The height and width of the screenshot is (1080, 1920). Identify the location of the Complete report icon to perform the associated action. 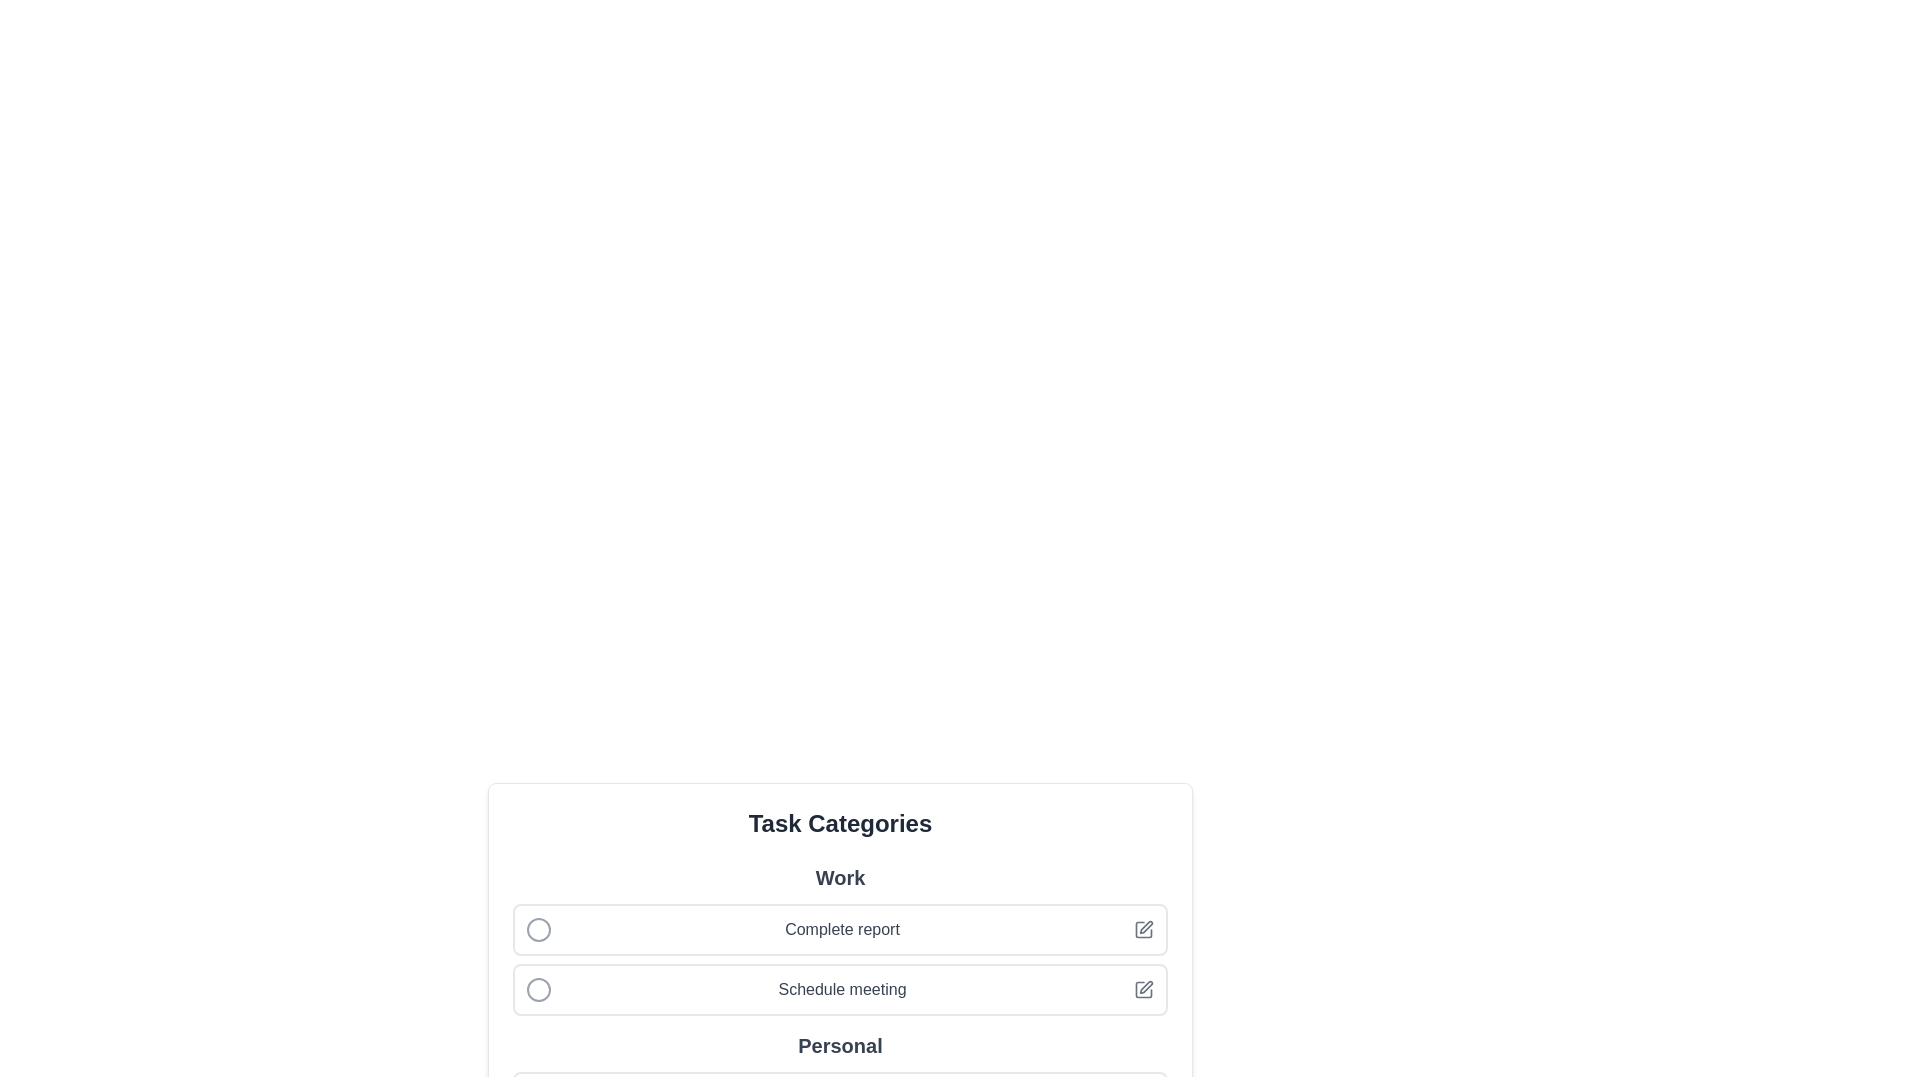
(1143, 929).